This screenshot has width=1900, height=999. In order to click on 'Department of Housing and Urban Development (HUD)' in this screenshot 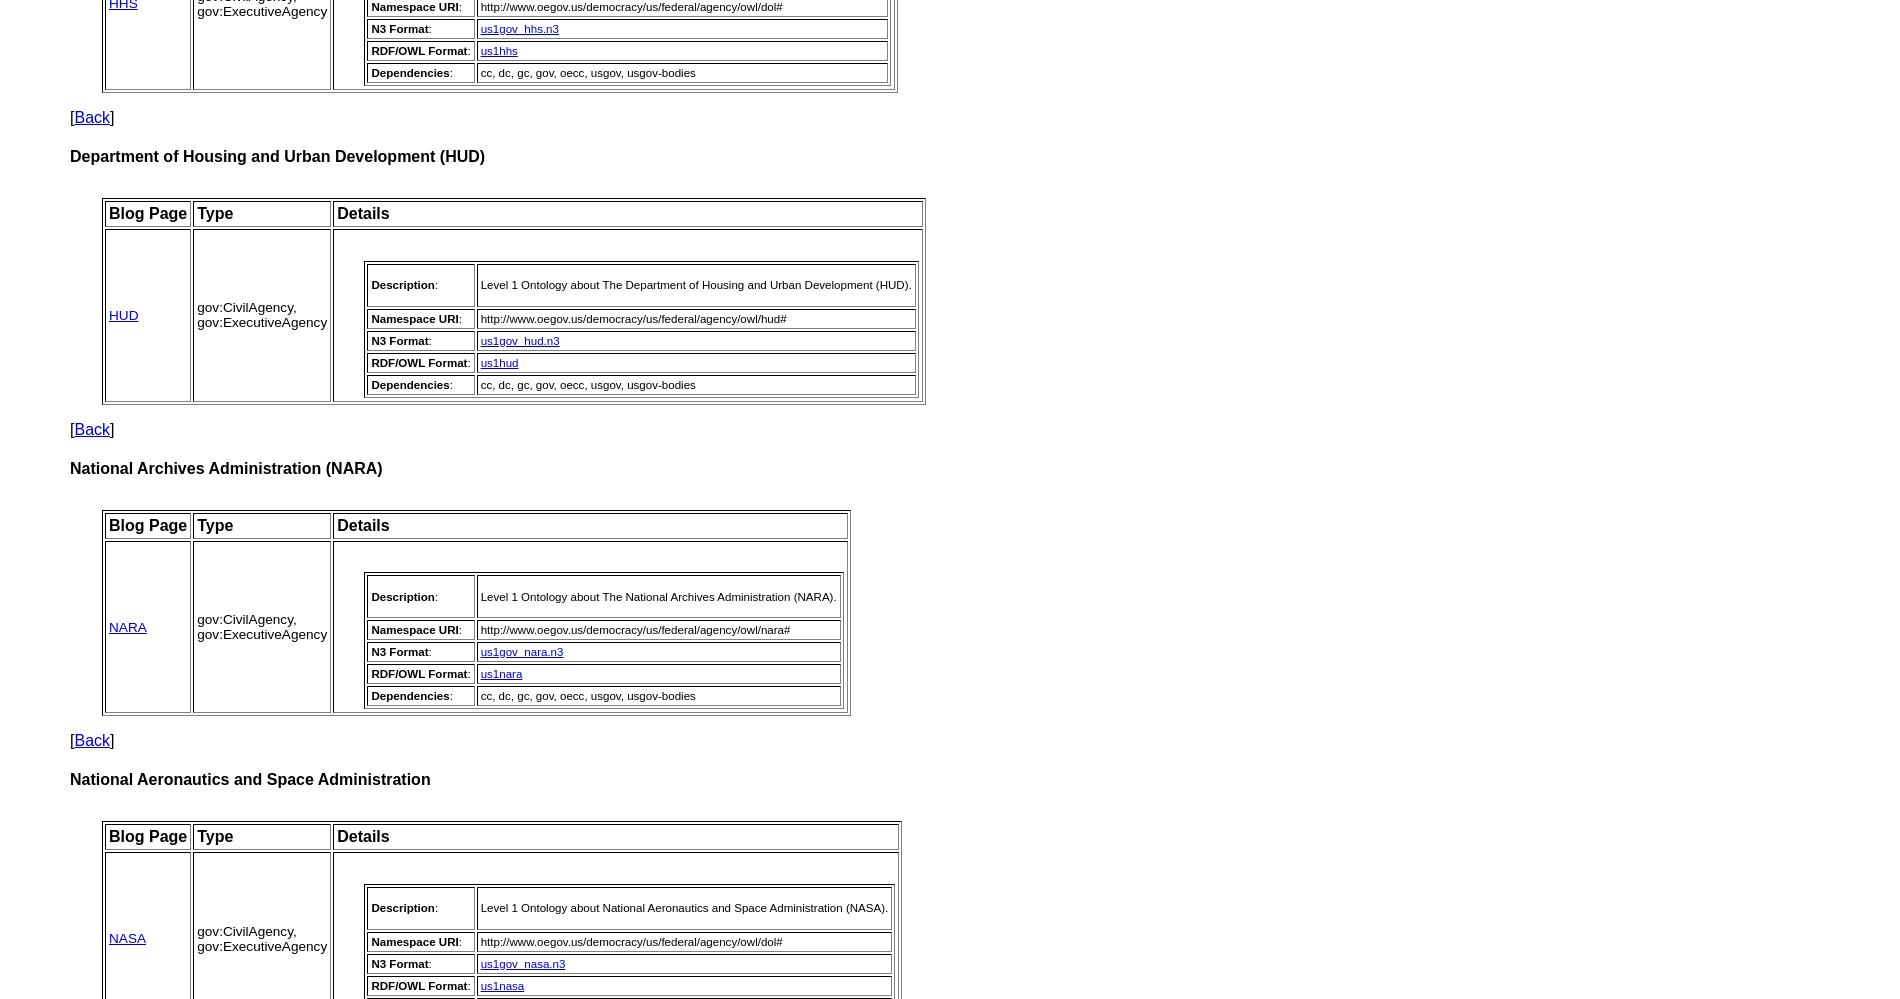, I will do `click(69, 156)`.